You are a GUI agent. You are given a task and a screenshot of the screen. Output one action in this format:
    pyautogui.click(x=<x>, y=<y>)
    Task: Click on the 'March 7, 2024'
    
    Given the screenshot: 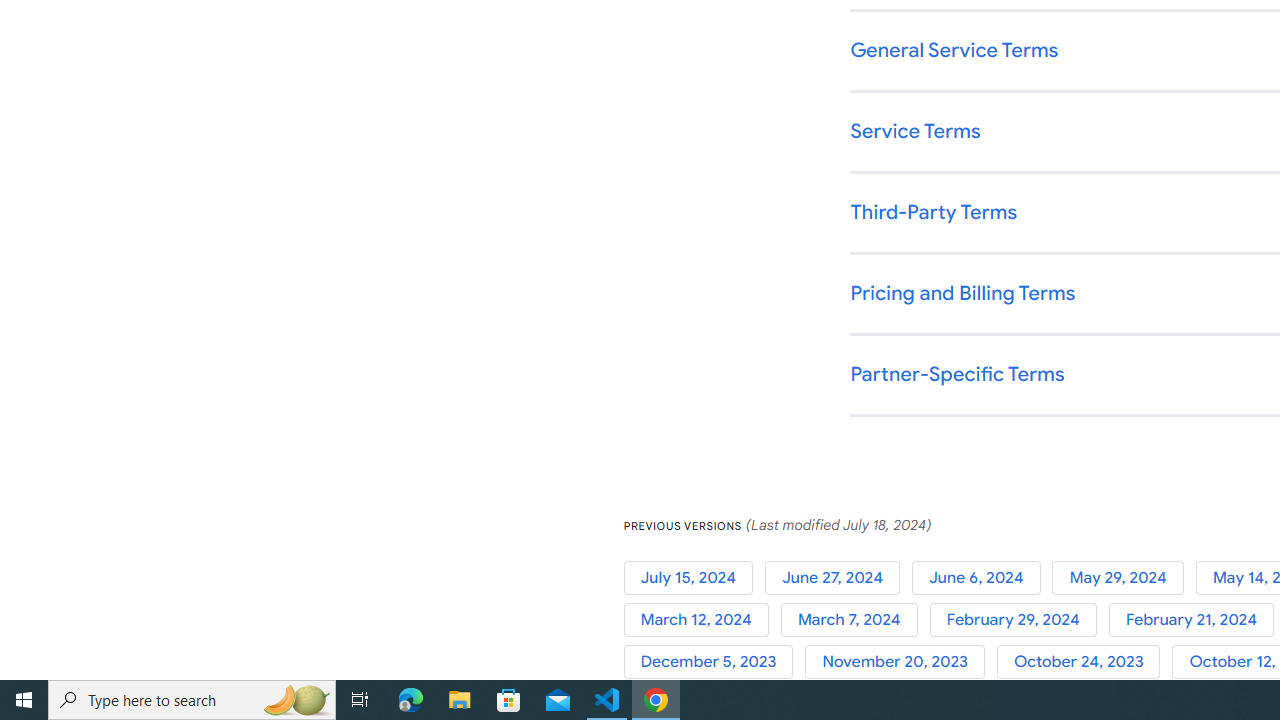 What is the action you would take?
    pyautogui.click(x=855, y=619)
    